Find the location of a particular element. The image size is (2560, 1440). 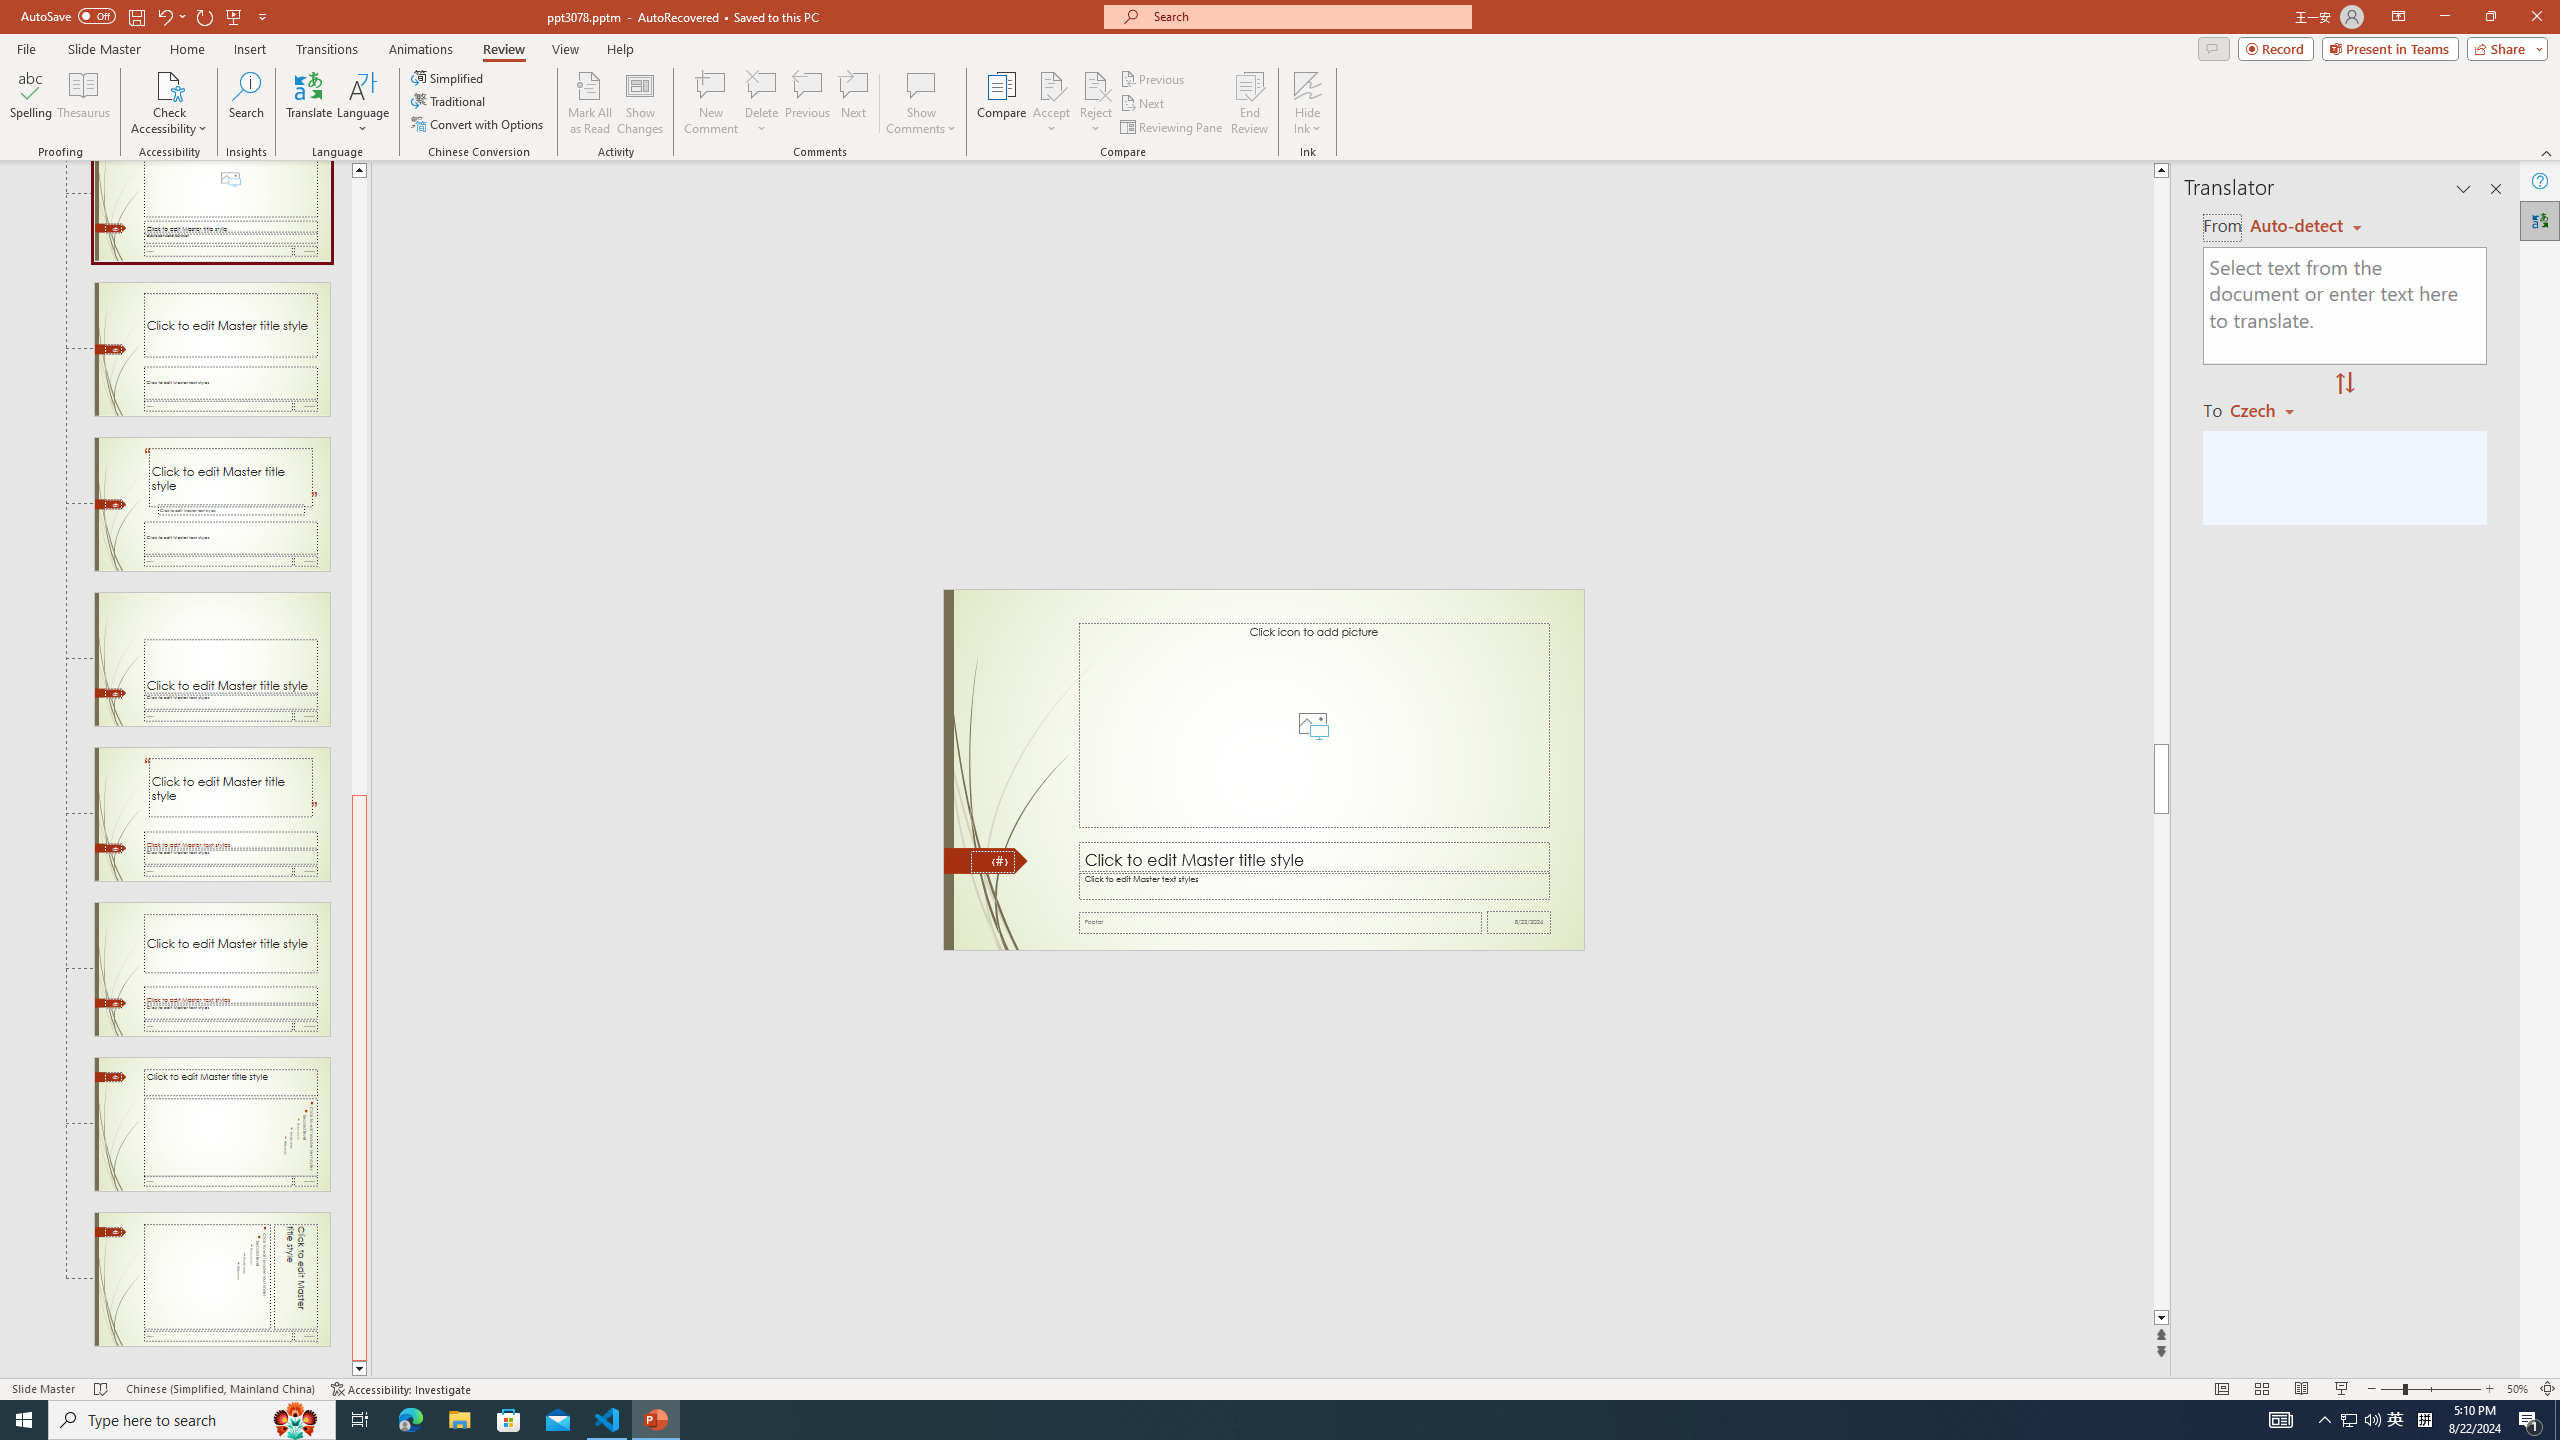

'Spelling...' is located at coordinates (29, 103).